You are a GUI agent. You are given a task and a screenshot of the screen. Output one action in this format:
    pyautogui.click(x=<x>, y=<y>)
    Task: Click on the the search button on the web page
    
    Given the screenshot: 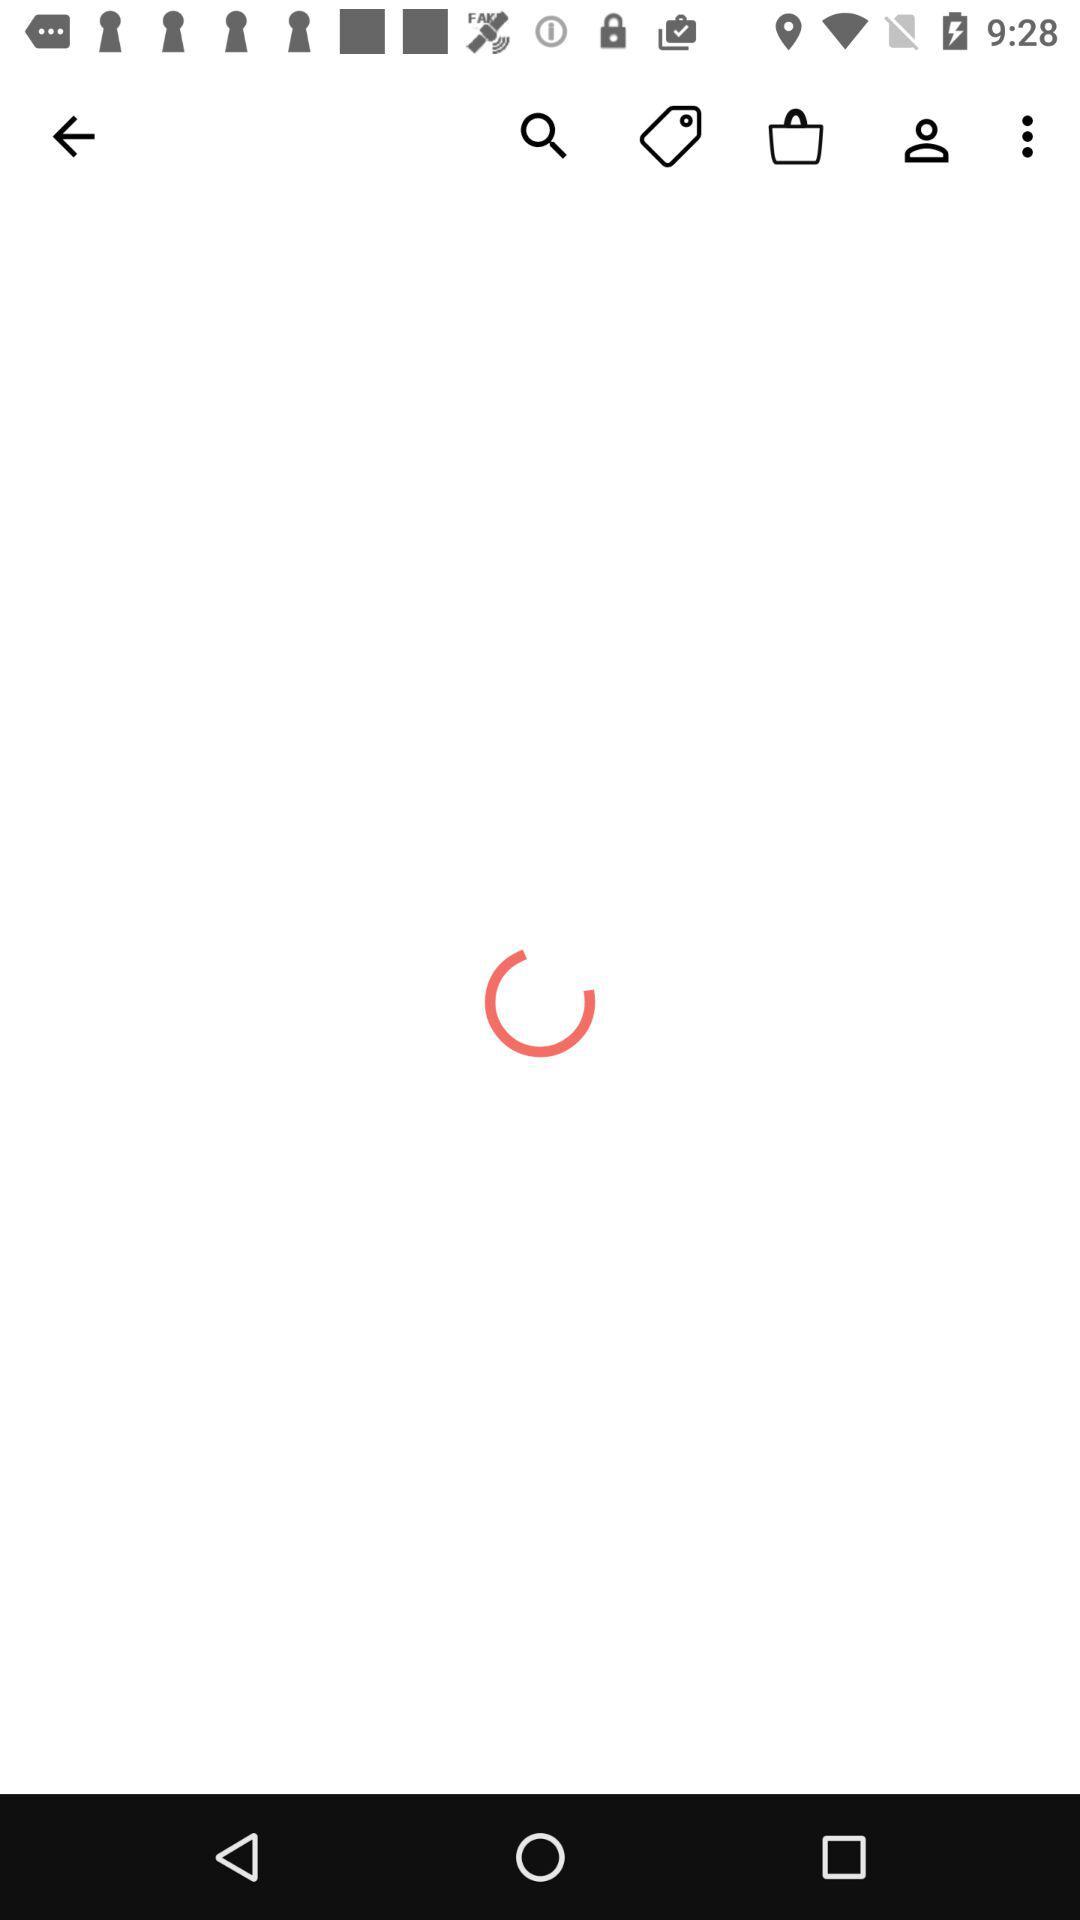 What is the action you would take?
    pyautogui.click(x=544, y=136)
    